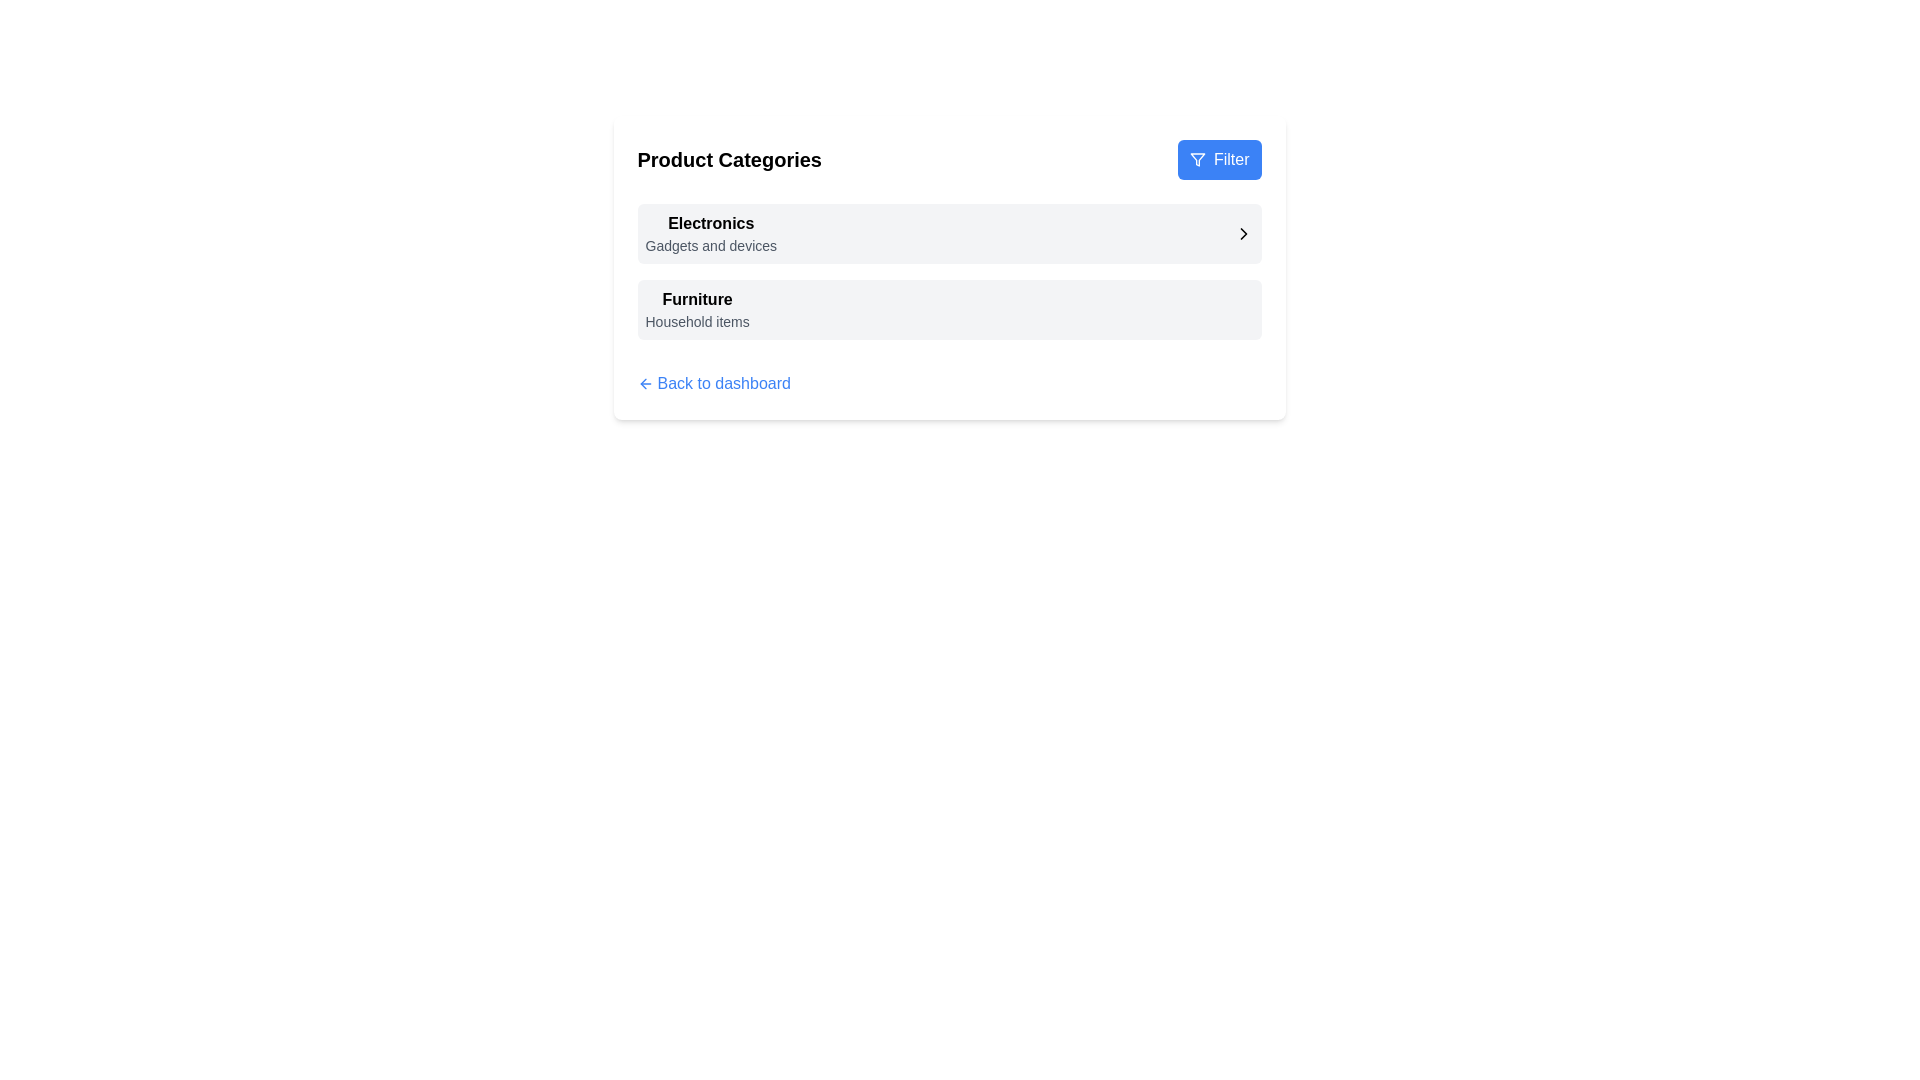  I want to click on the decorative polygon element within the 'Filter' icon located at the top-right corner of the 'Product Categories' dialog interface, so click(1197, 158).